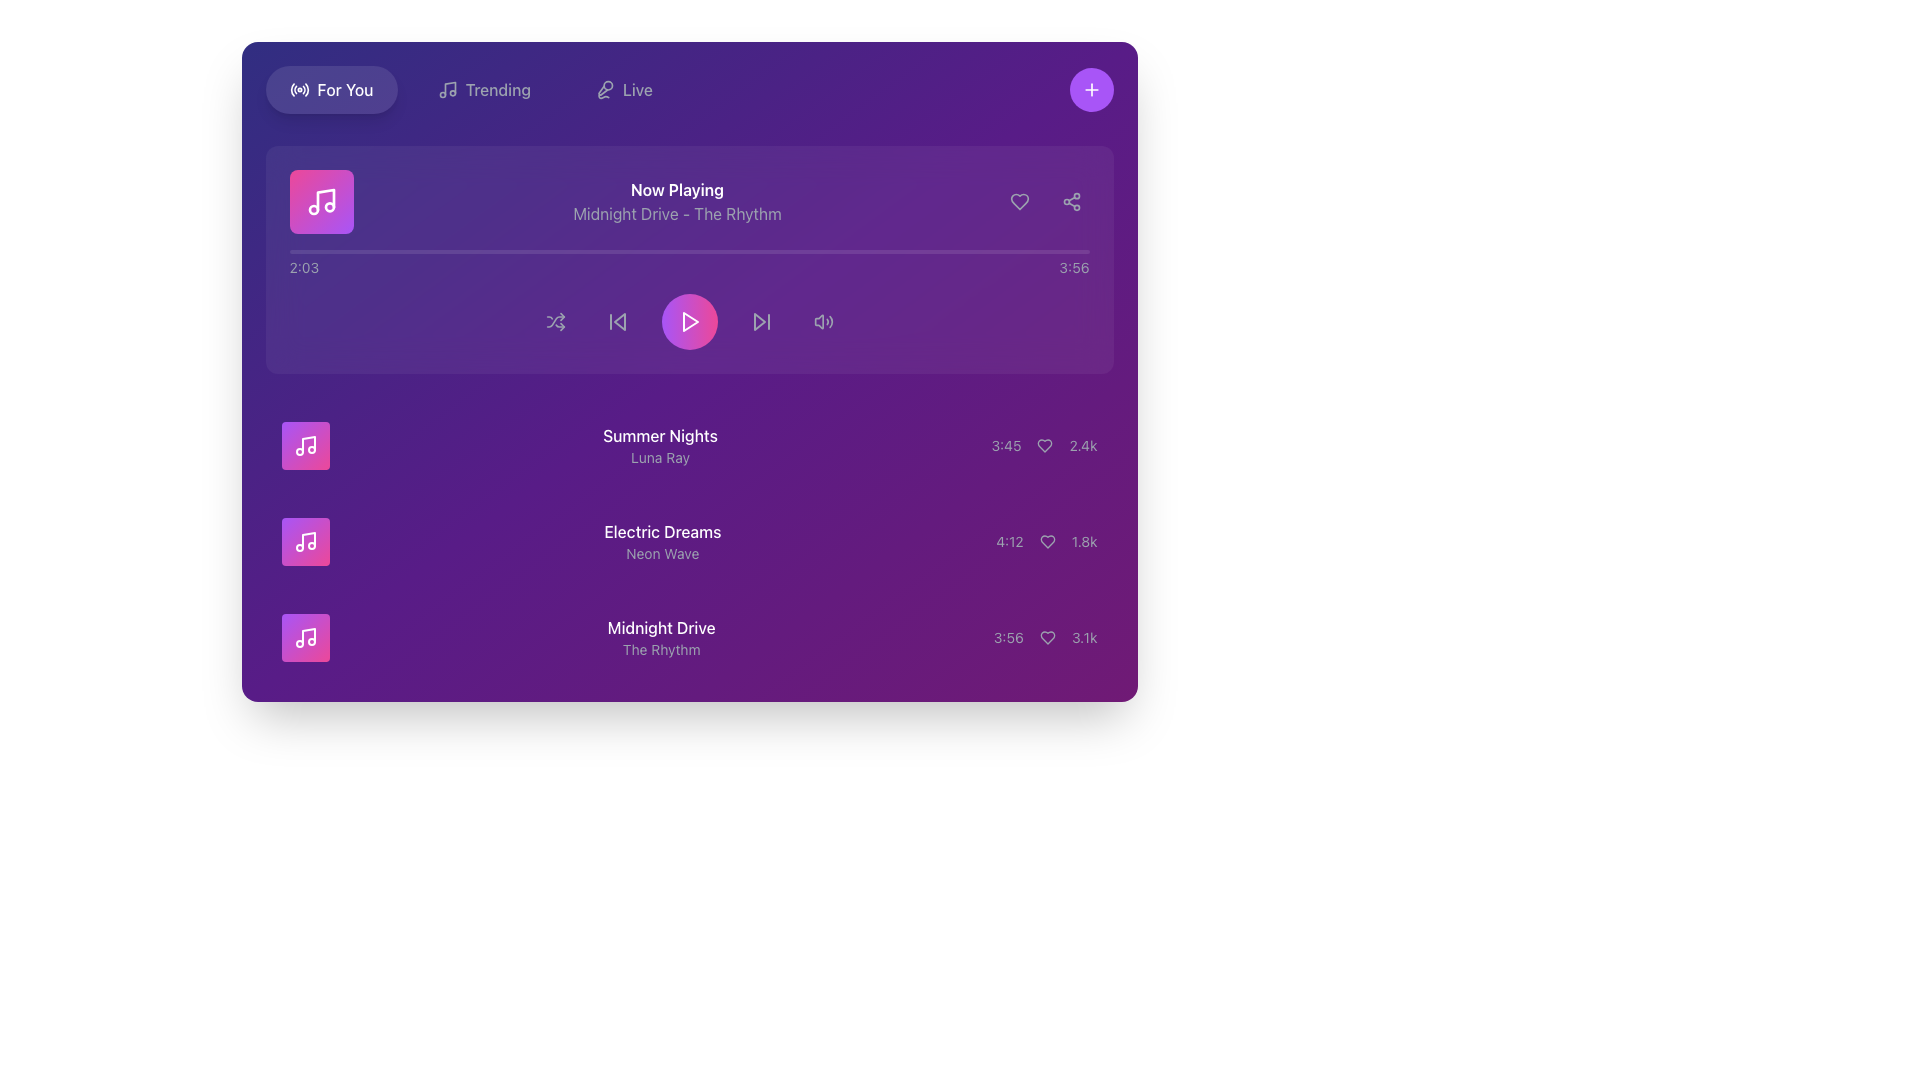 This screenshot has height=1080, width=1920. I want to click on playback position, so click(742, 250).